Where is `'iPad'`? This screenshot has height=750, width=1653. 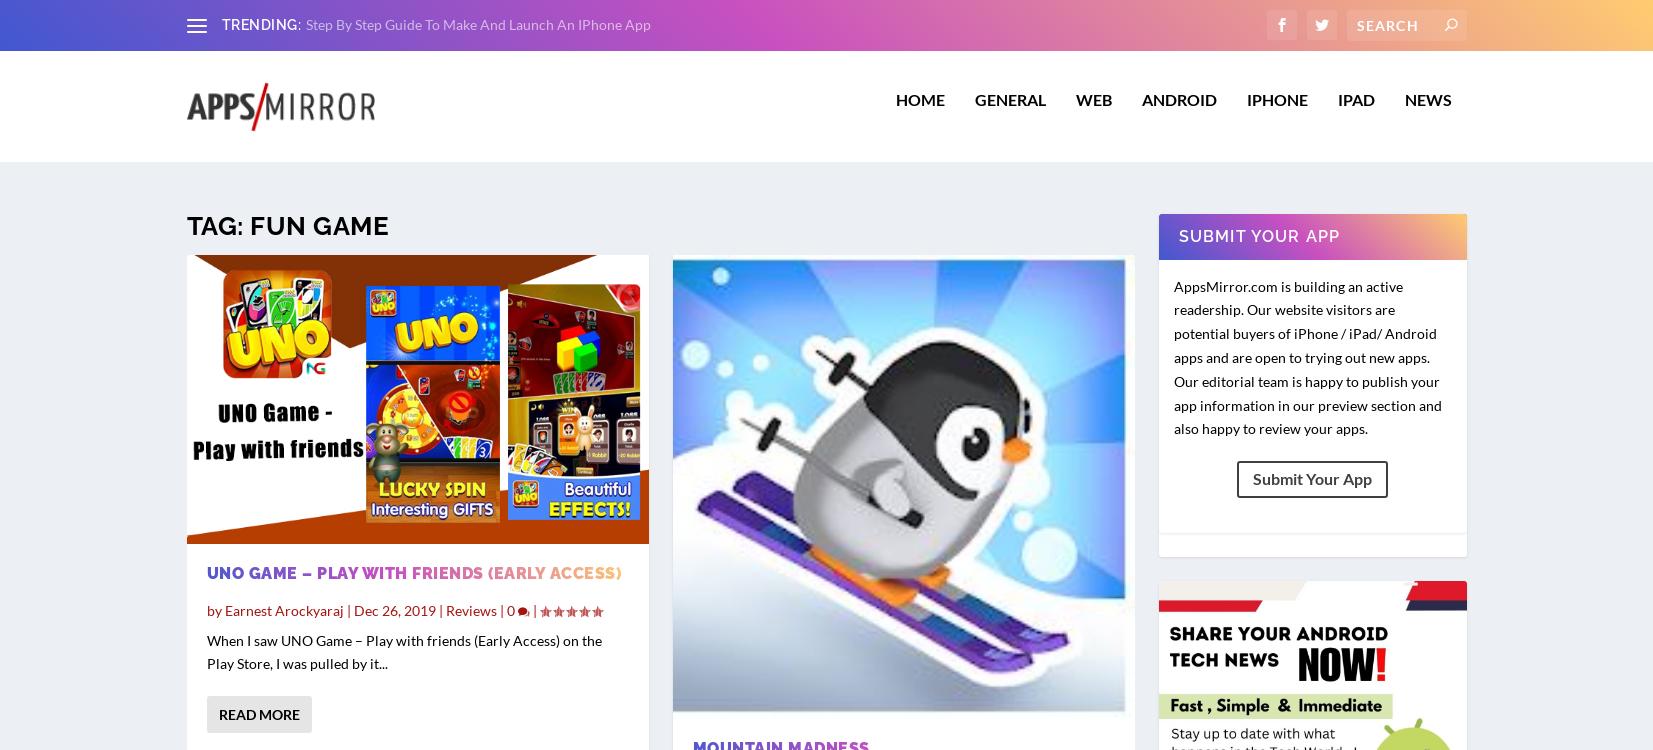
'iPad' is located at coordinates (1355, 110).